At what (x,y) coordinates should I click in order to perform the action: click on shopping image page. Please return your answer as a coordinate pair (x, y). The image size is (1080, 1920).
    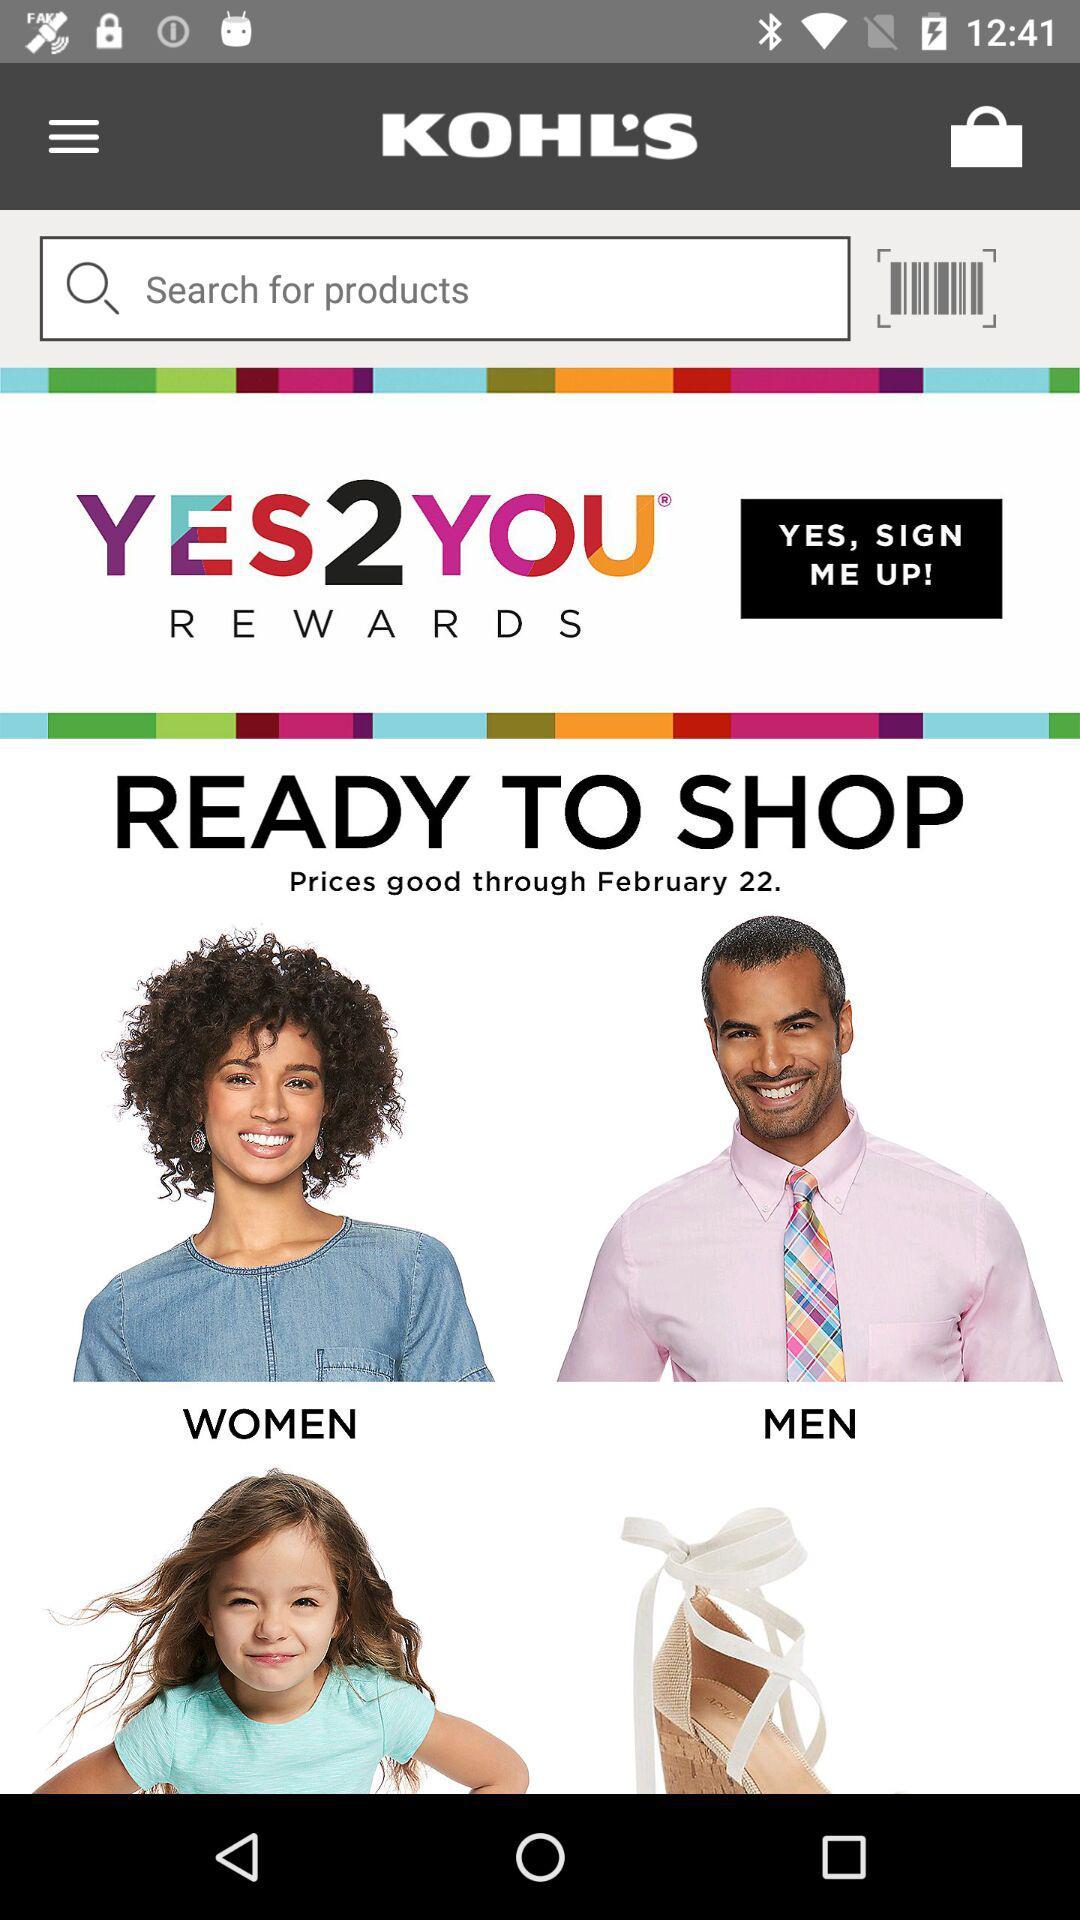
    Looking at the image, I should click on (807, 1627).